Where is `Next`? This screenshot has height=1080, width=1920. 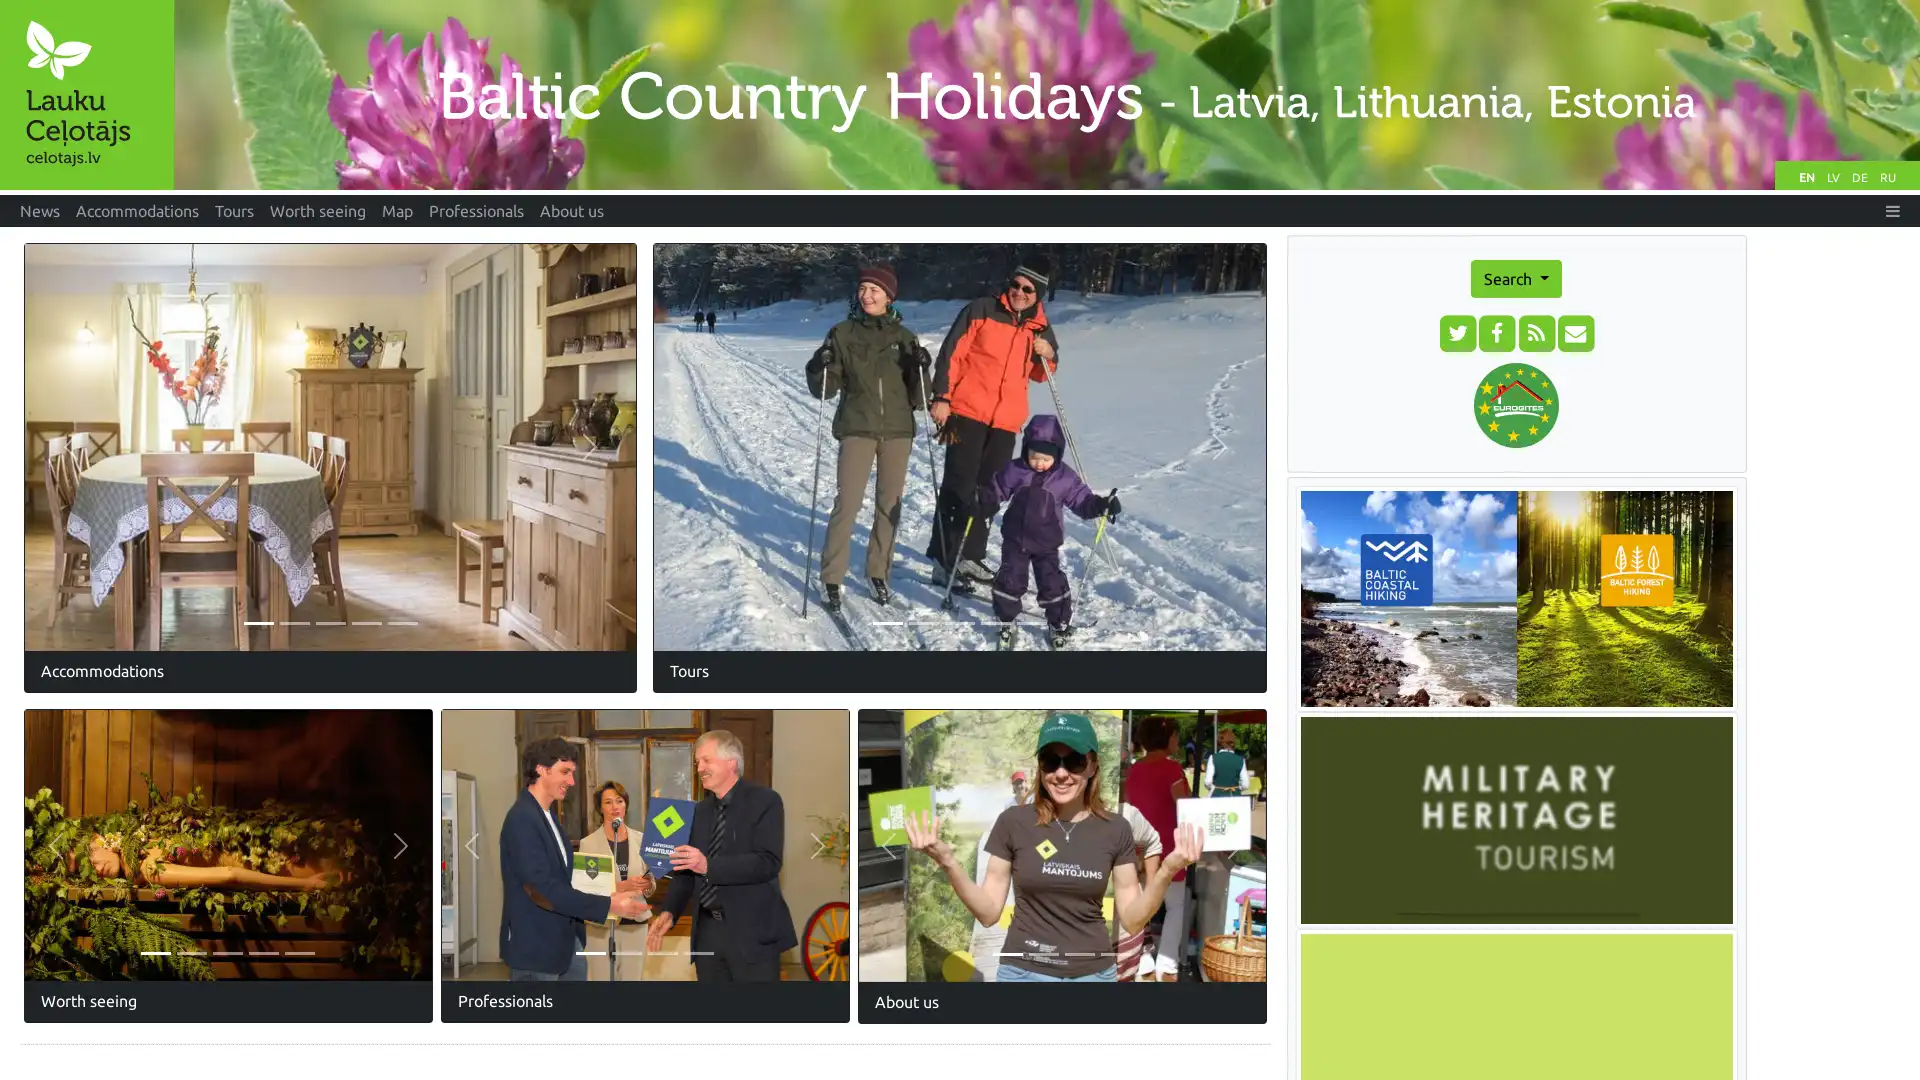
Next is located at coordinates (817, 845).